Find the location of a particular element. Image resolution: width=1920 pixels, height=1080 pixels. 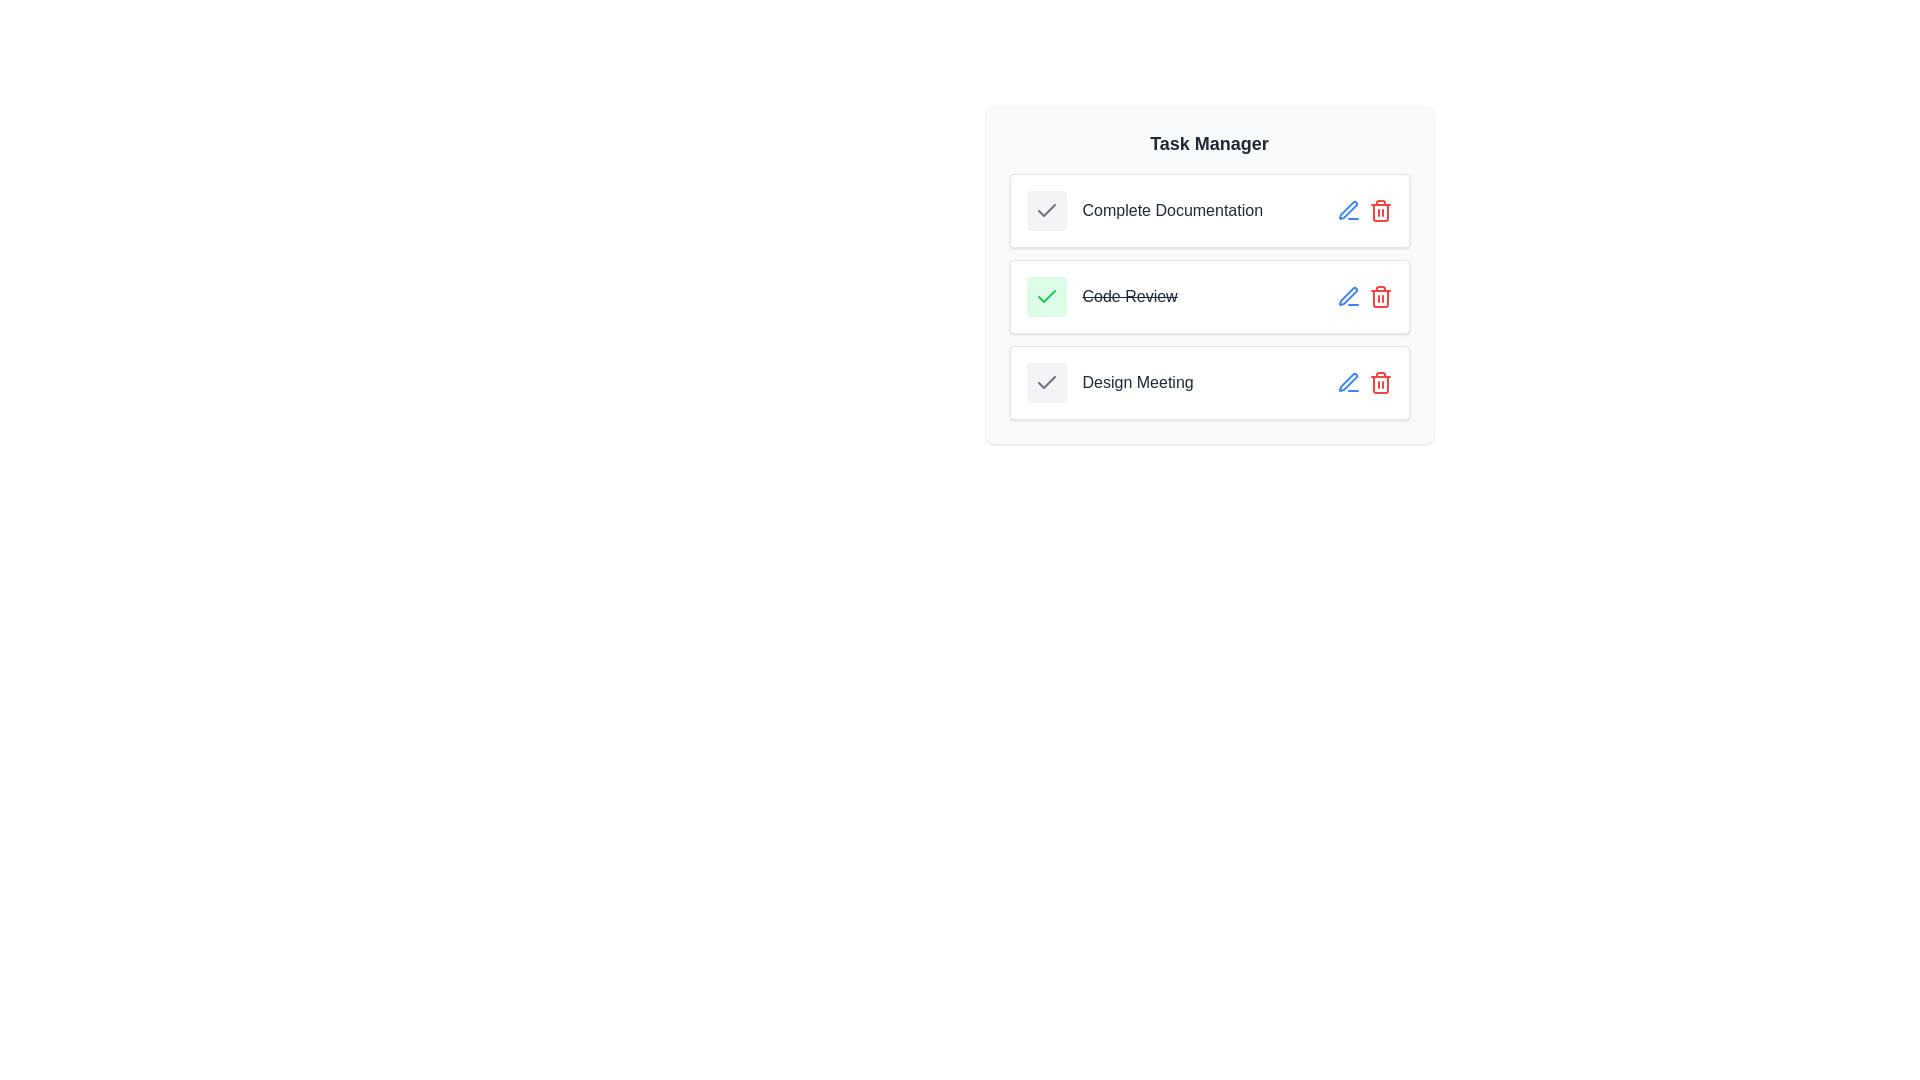

the red trash bin icon in the bottom-right corner of the 'Design Meeting' task card is located at coordinates (1363, 382).